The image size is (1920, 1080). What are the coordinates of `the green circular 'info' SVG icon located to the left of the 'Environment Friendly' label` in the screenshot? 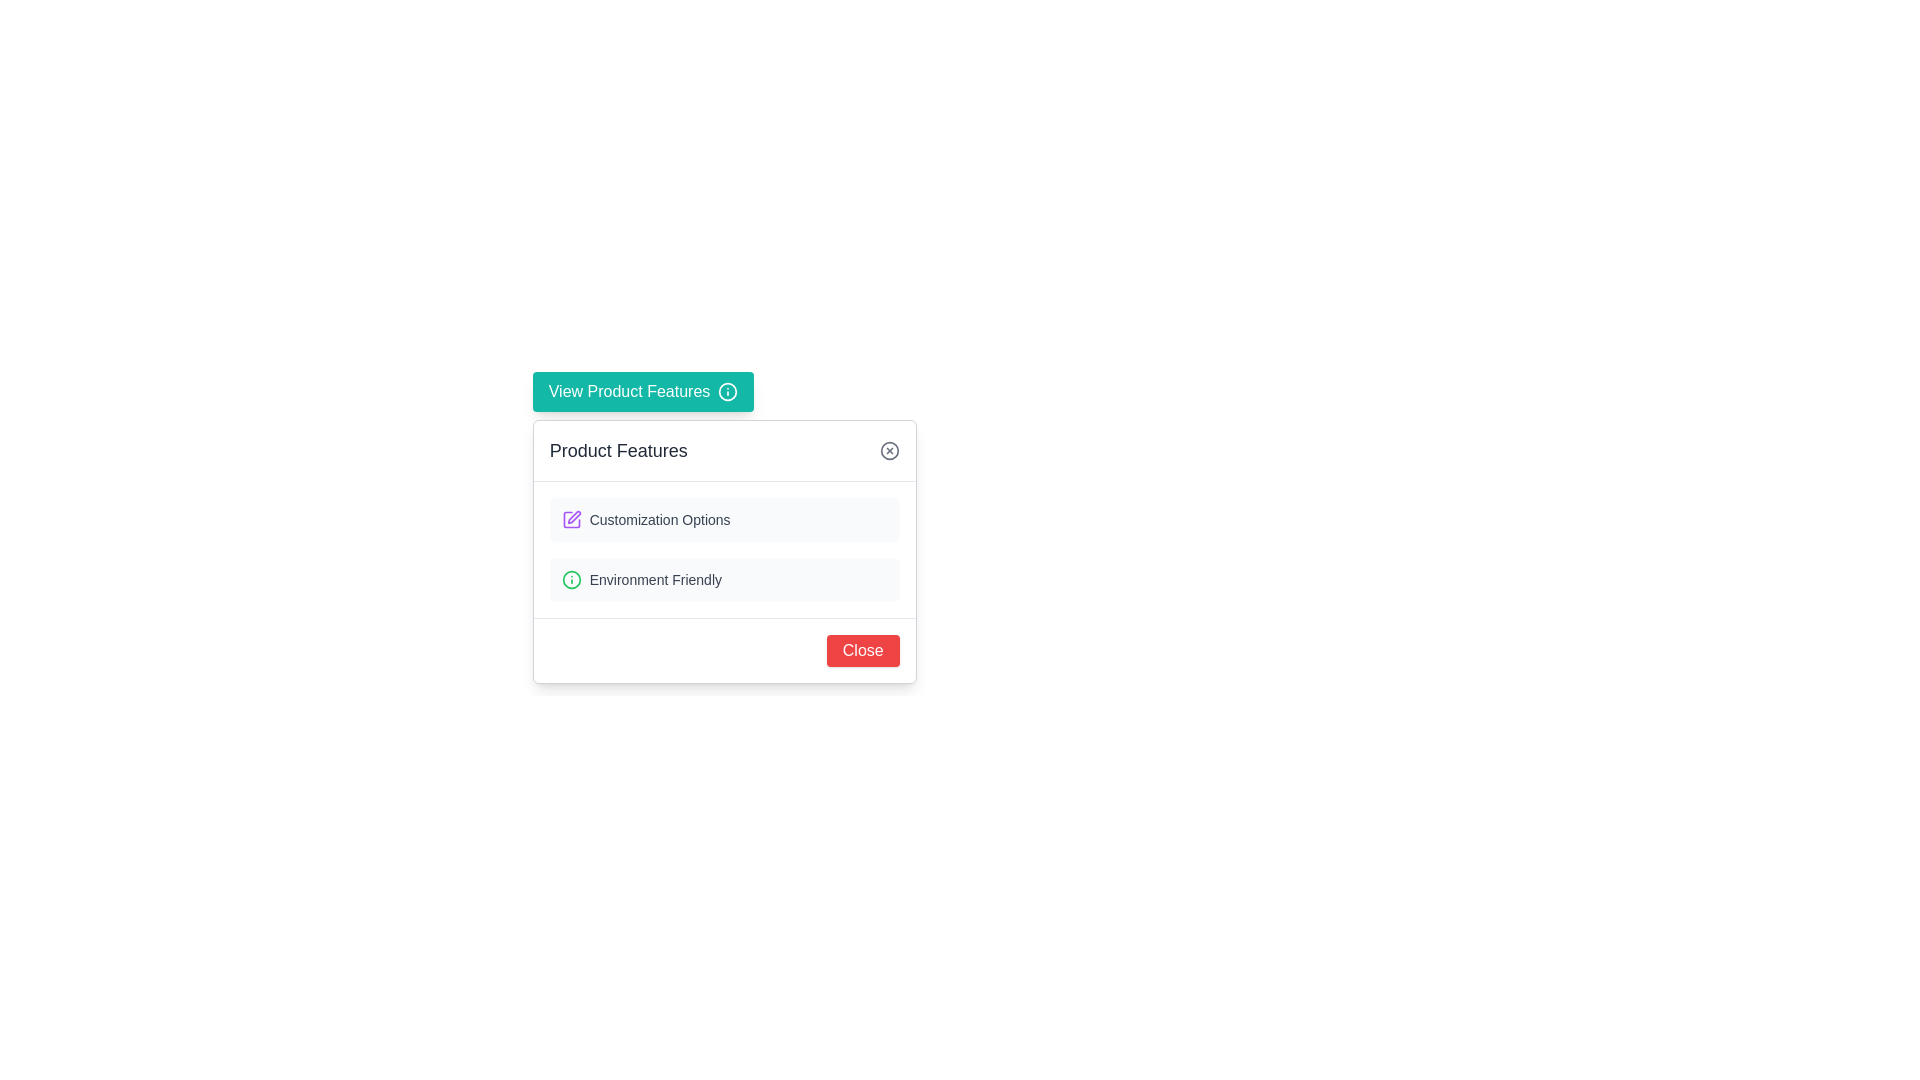 It's located at (570, 579).